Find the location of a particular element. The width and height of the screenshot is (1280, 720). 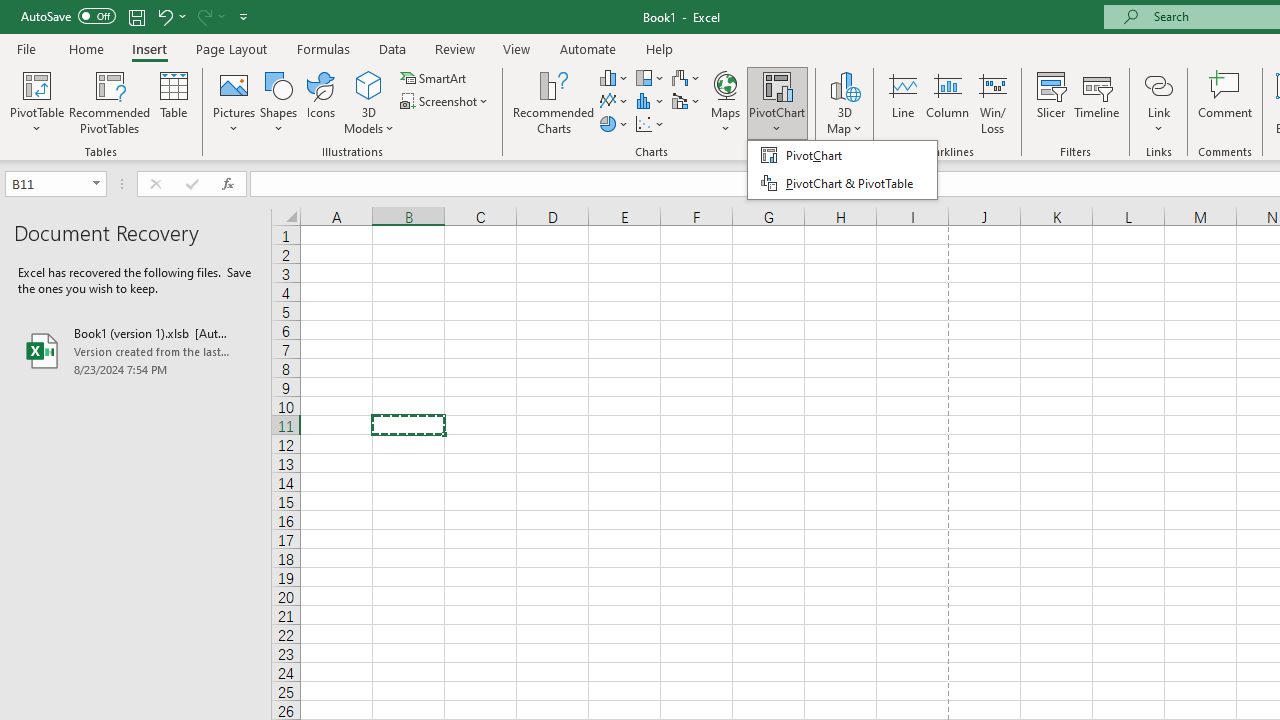

'Column' is located at coordinates (946, 103).